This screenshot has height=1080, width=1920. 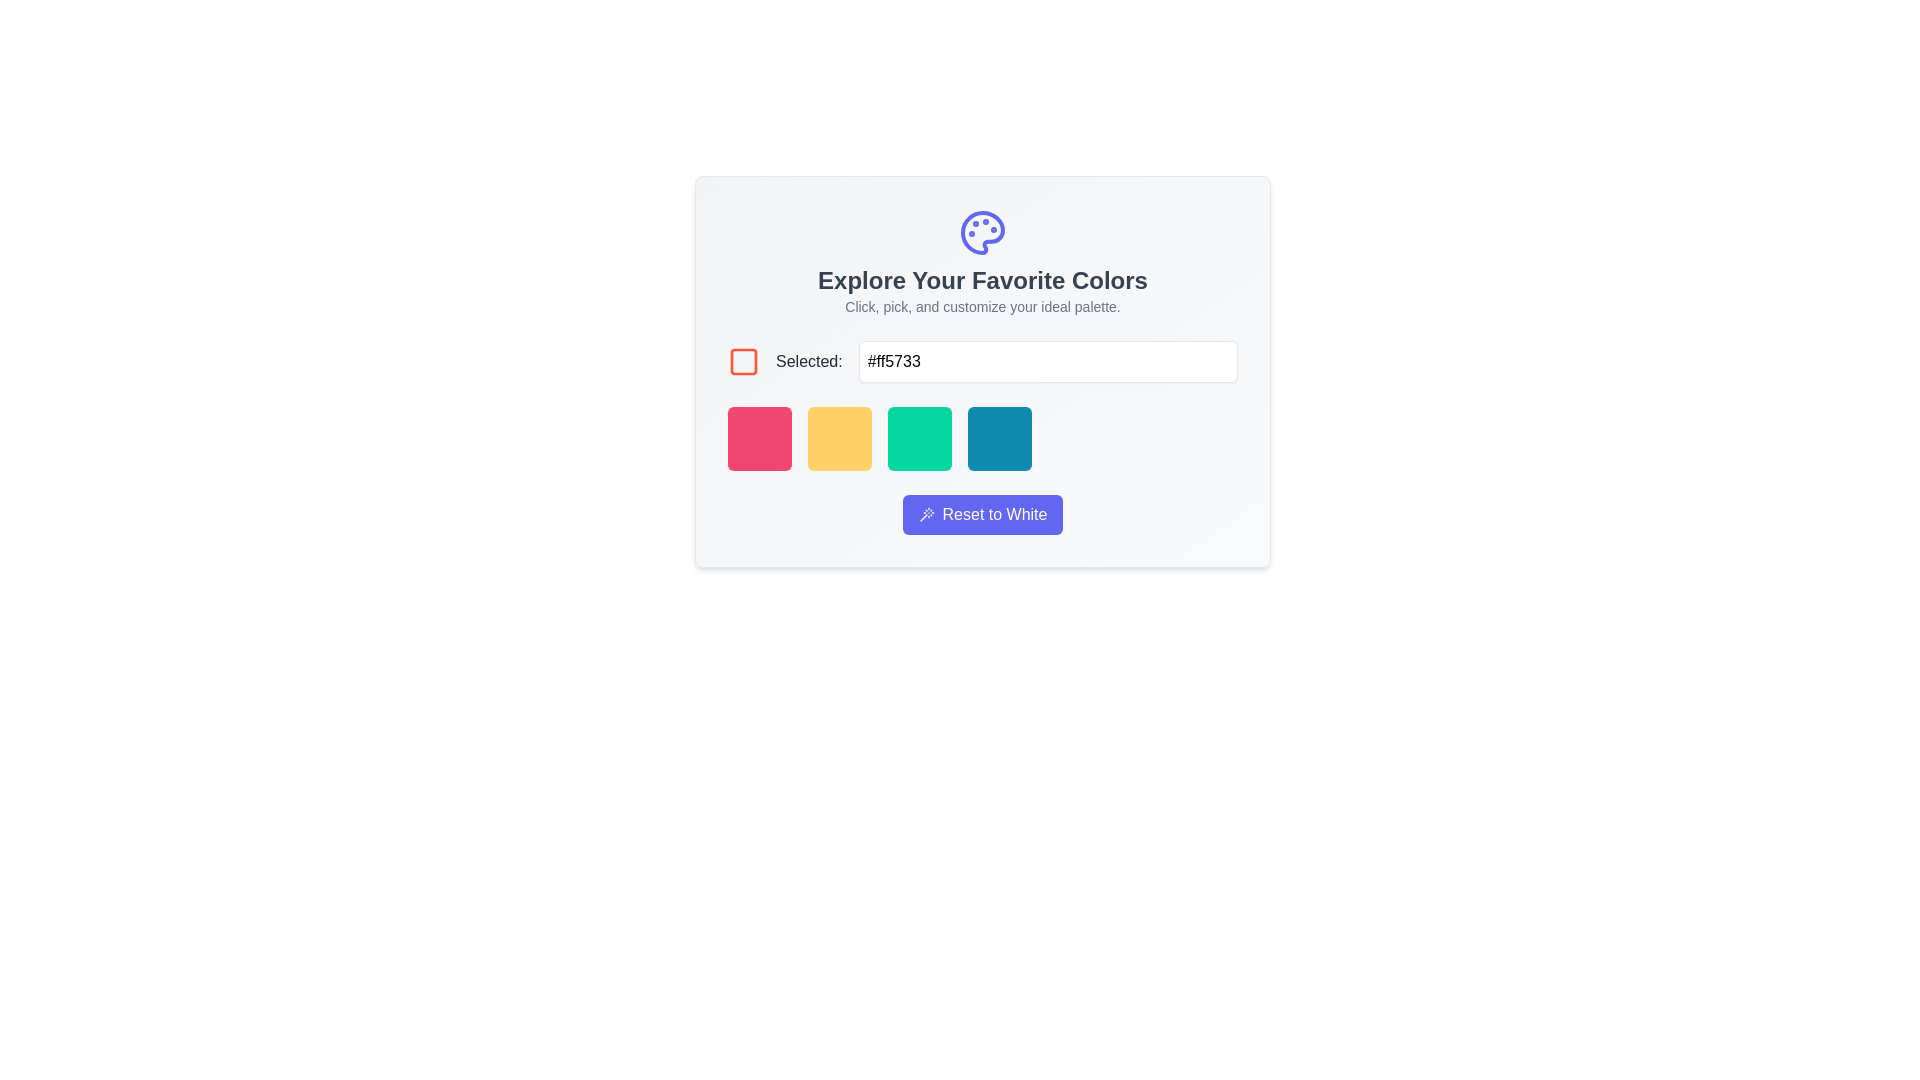 I want to click on the first selectable color option in the horizontal color palette, so click(x=758, y=438).